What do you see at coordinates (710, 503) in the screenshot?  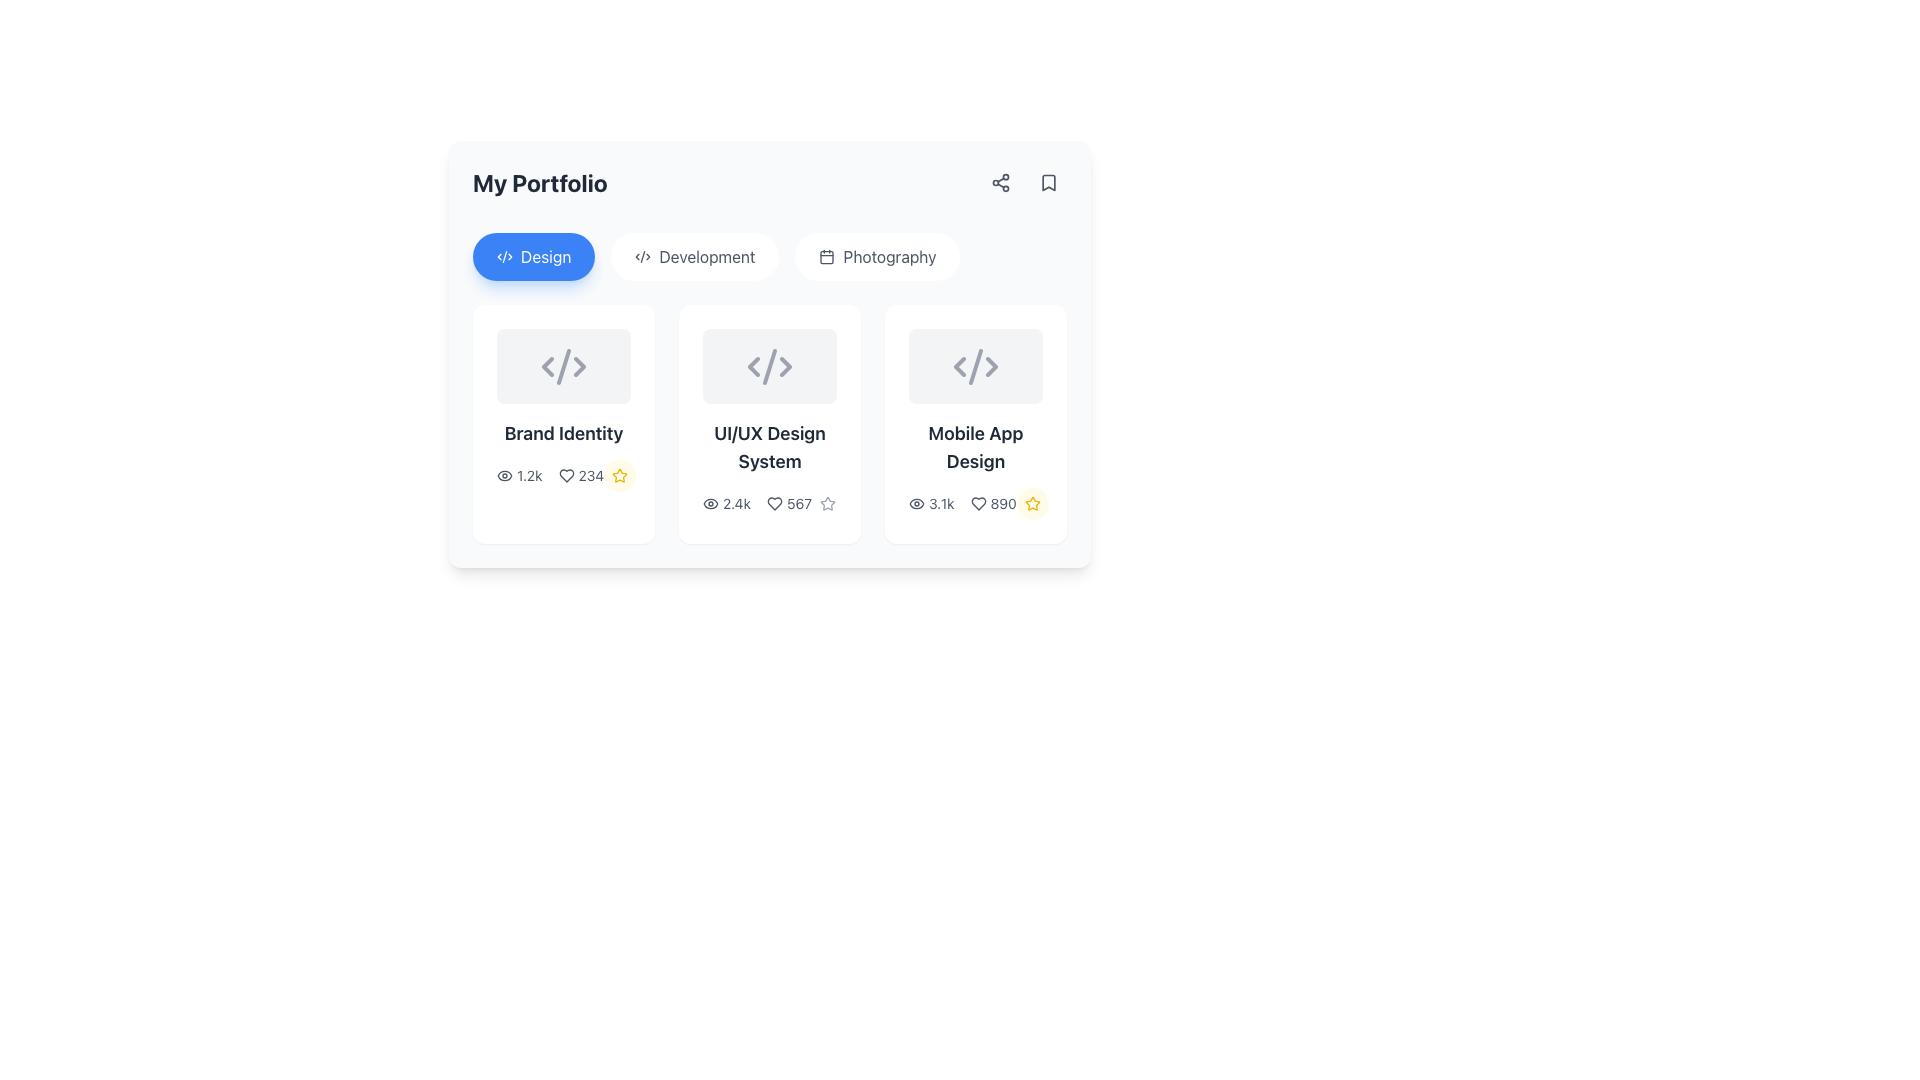 I see `the eye icon, which is a distinctive standalone element within the interactive panel located near the top right corner of the interface` at bounding box center [710, 503].